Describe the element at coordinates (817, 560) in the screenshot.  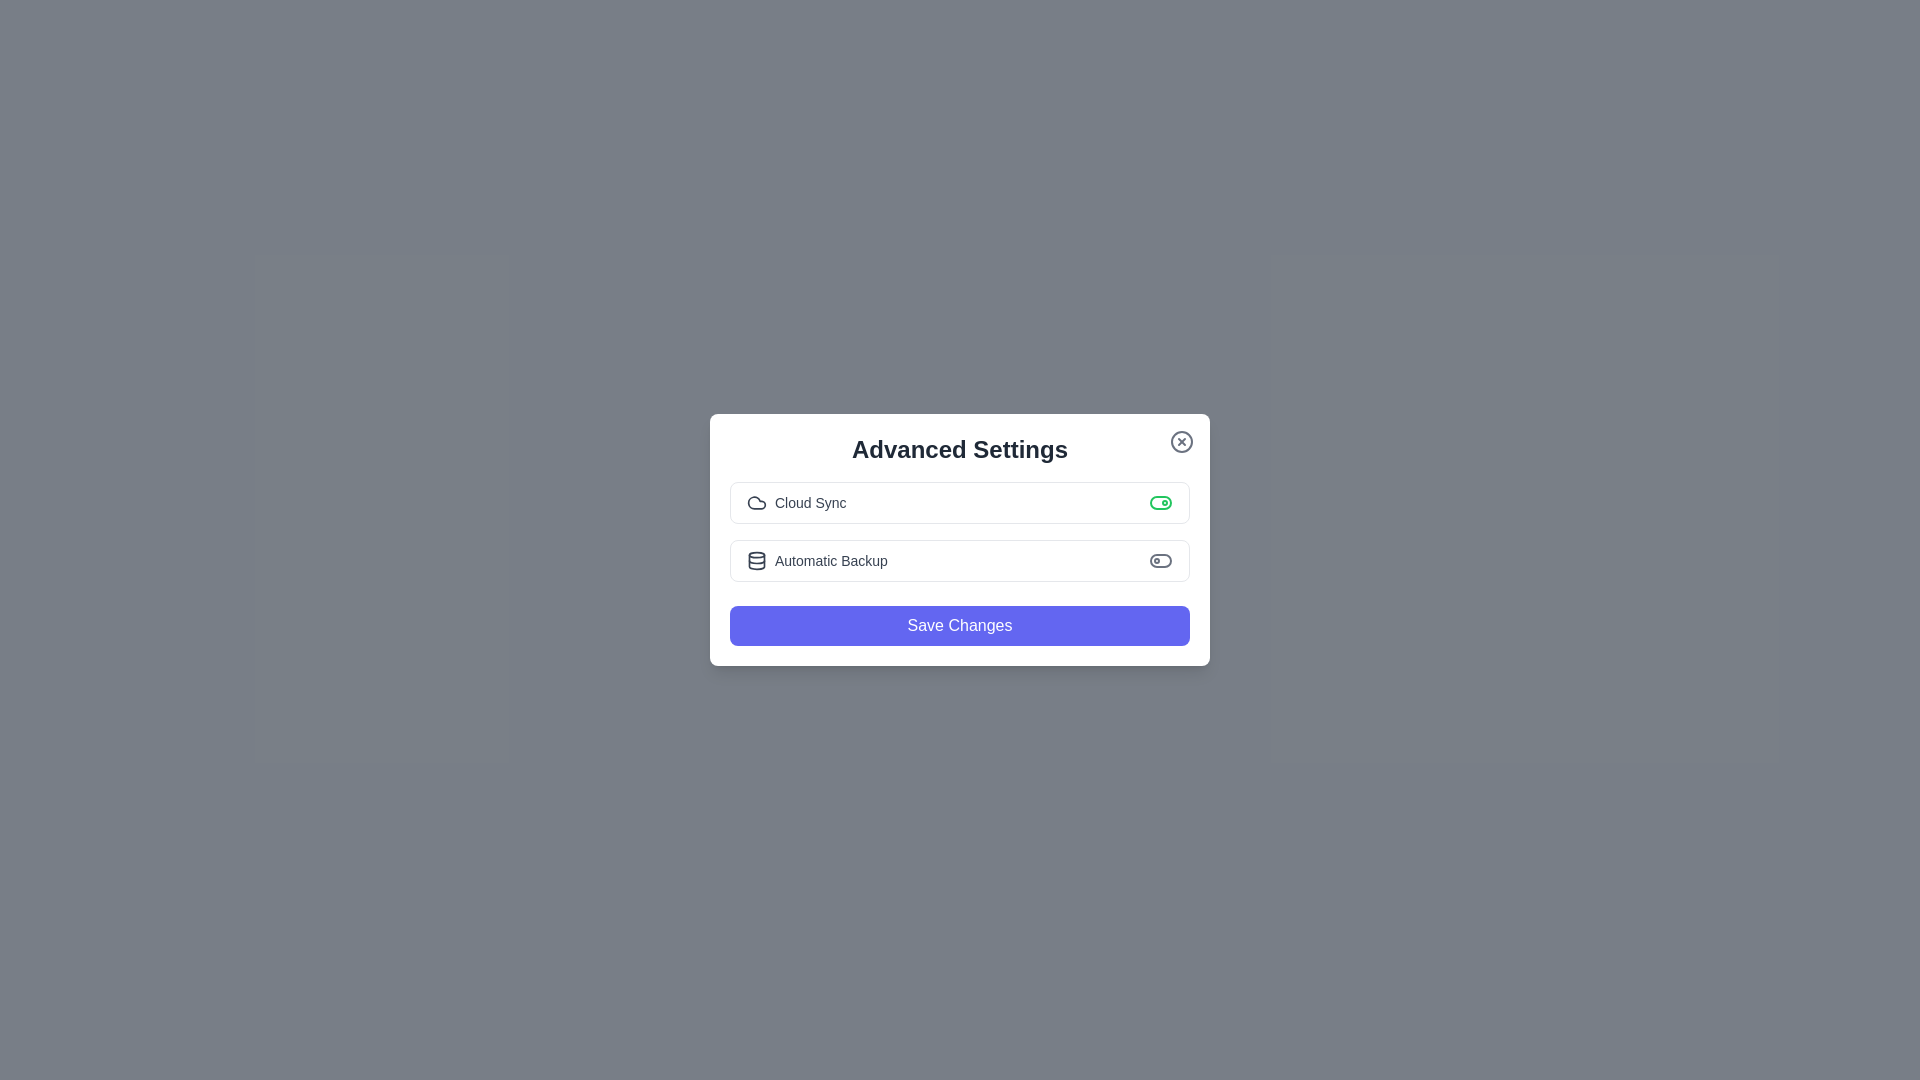
I see `the 'Automatic Backup' label with icon, which is the first label under the 'Cloud Sync' option` at that location.